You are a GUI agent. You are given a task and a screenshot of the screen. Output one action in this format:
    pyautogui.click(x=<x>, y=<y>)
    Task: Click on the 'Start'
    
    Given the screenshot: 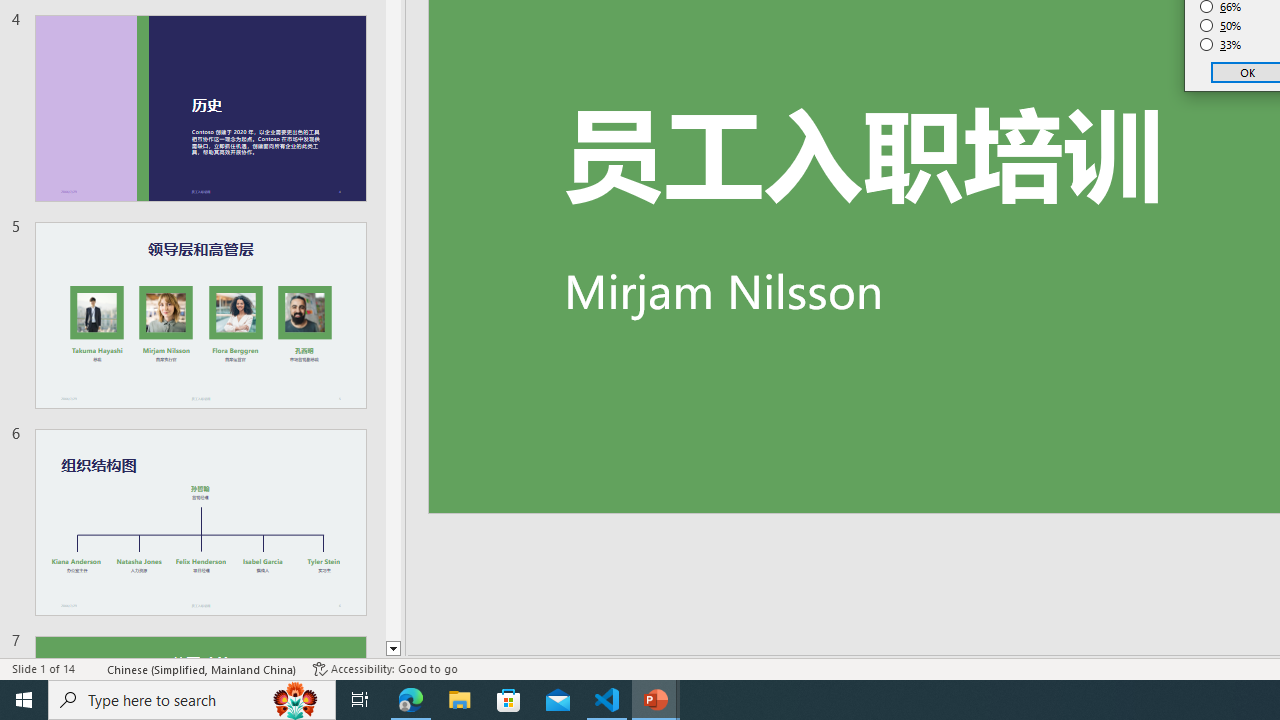 What is the action you would take?
    pyautogui.click(x=24, y=698)
    